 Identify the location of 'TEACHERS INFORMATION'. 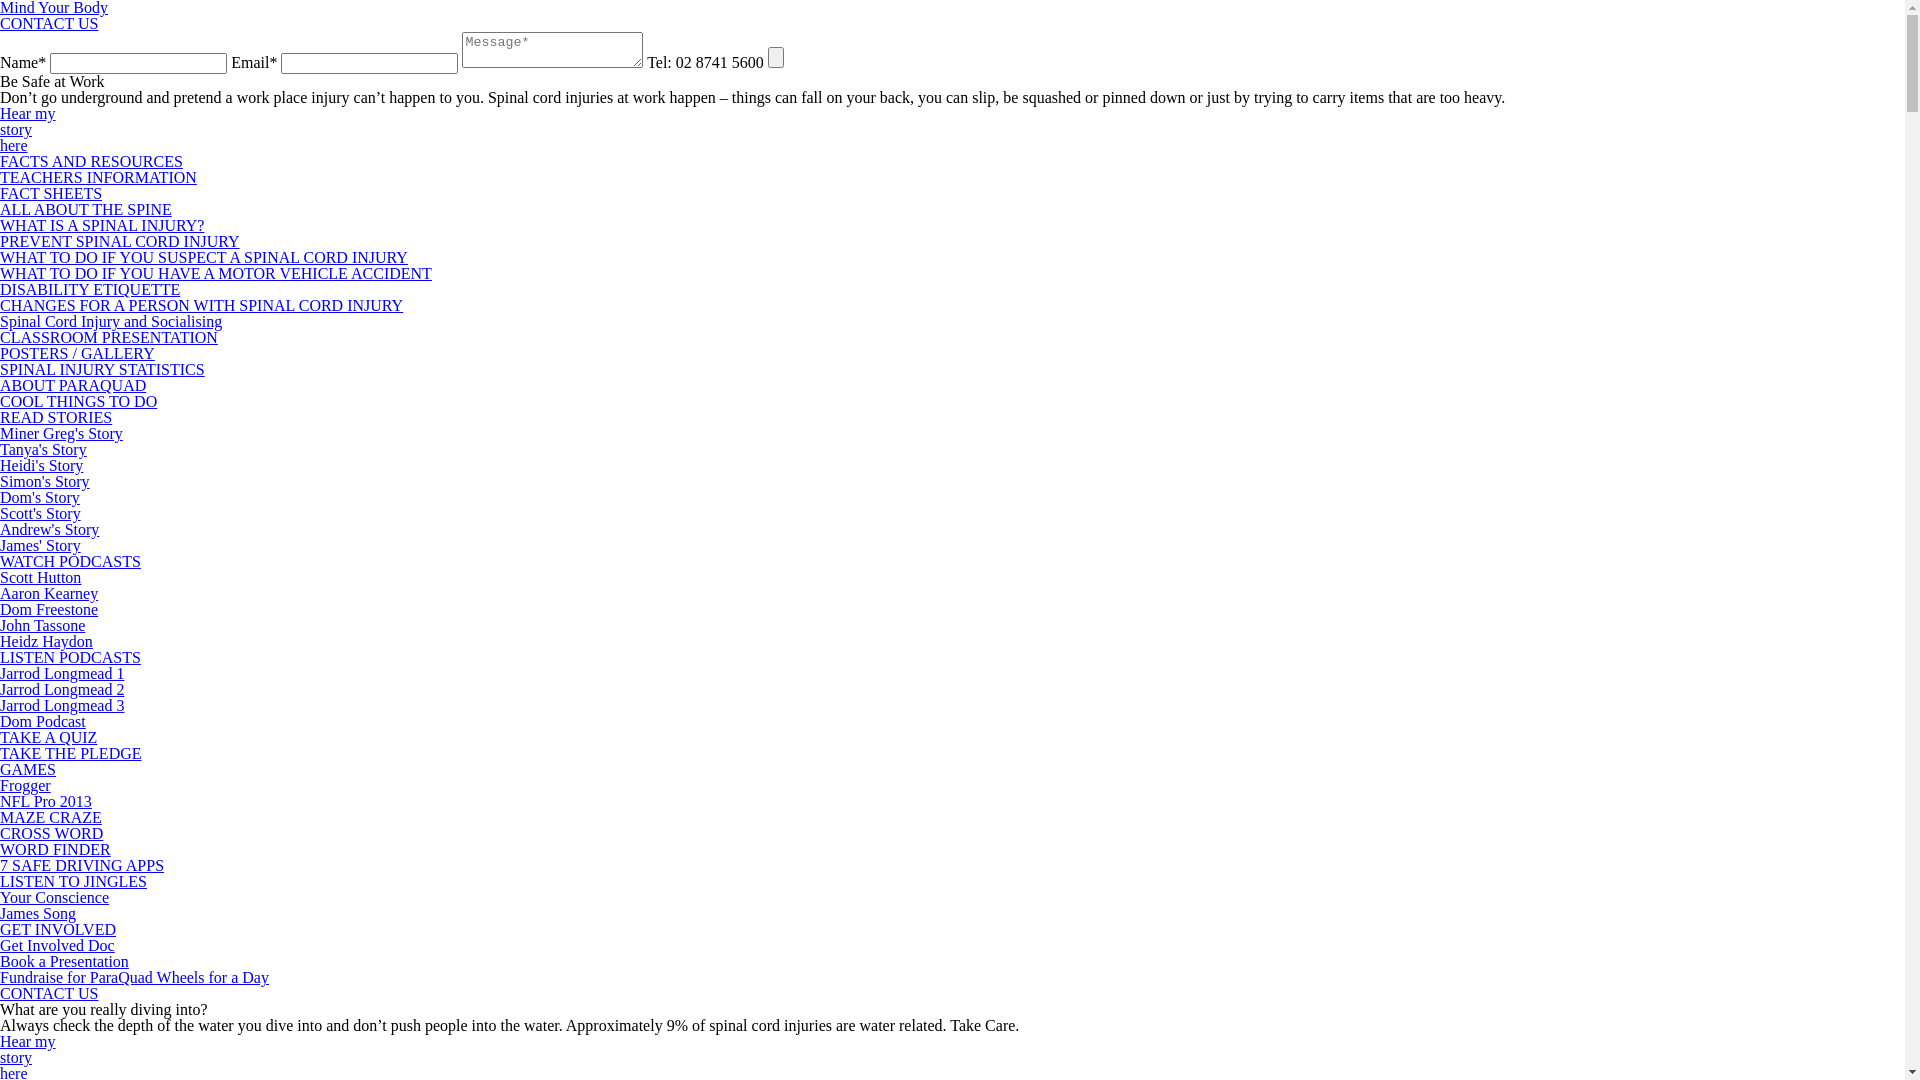
(97, 176).